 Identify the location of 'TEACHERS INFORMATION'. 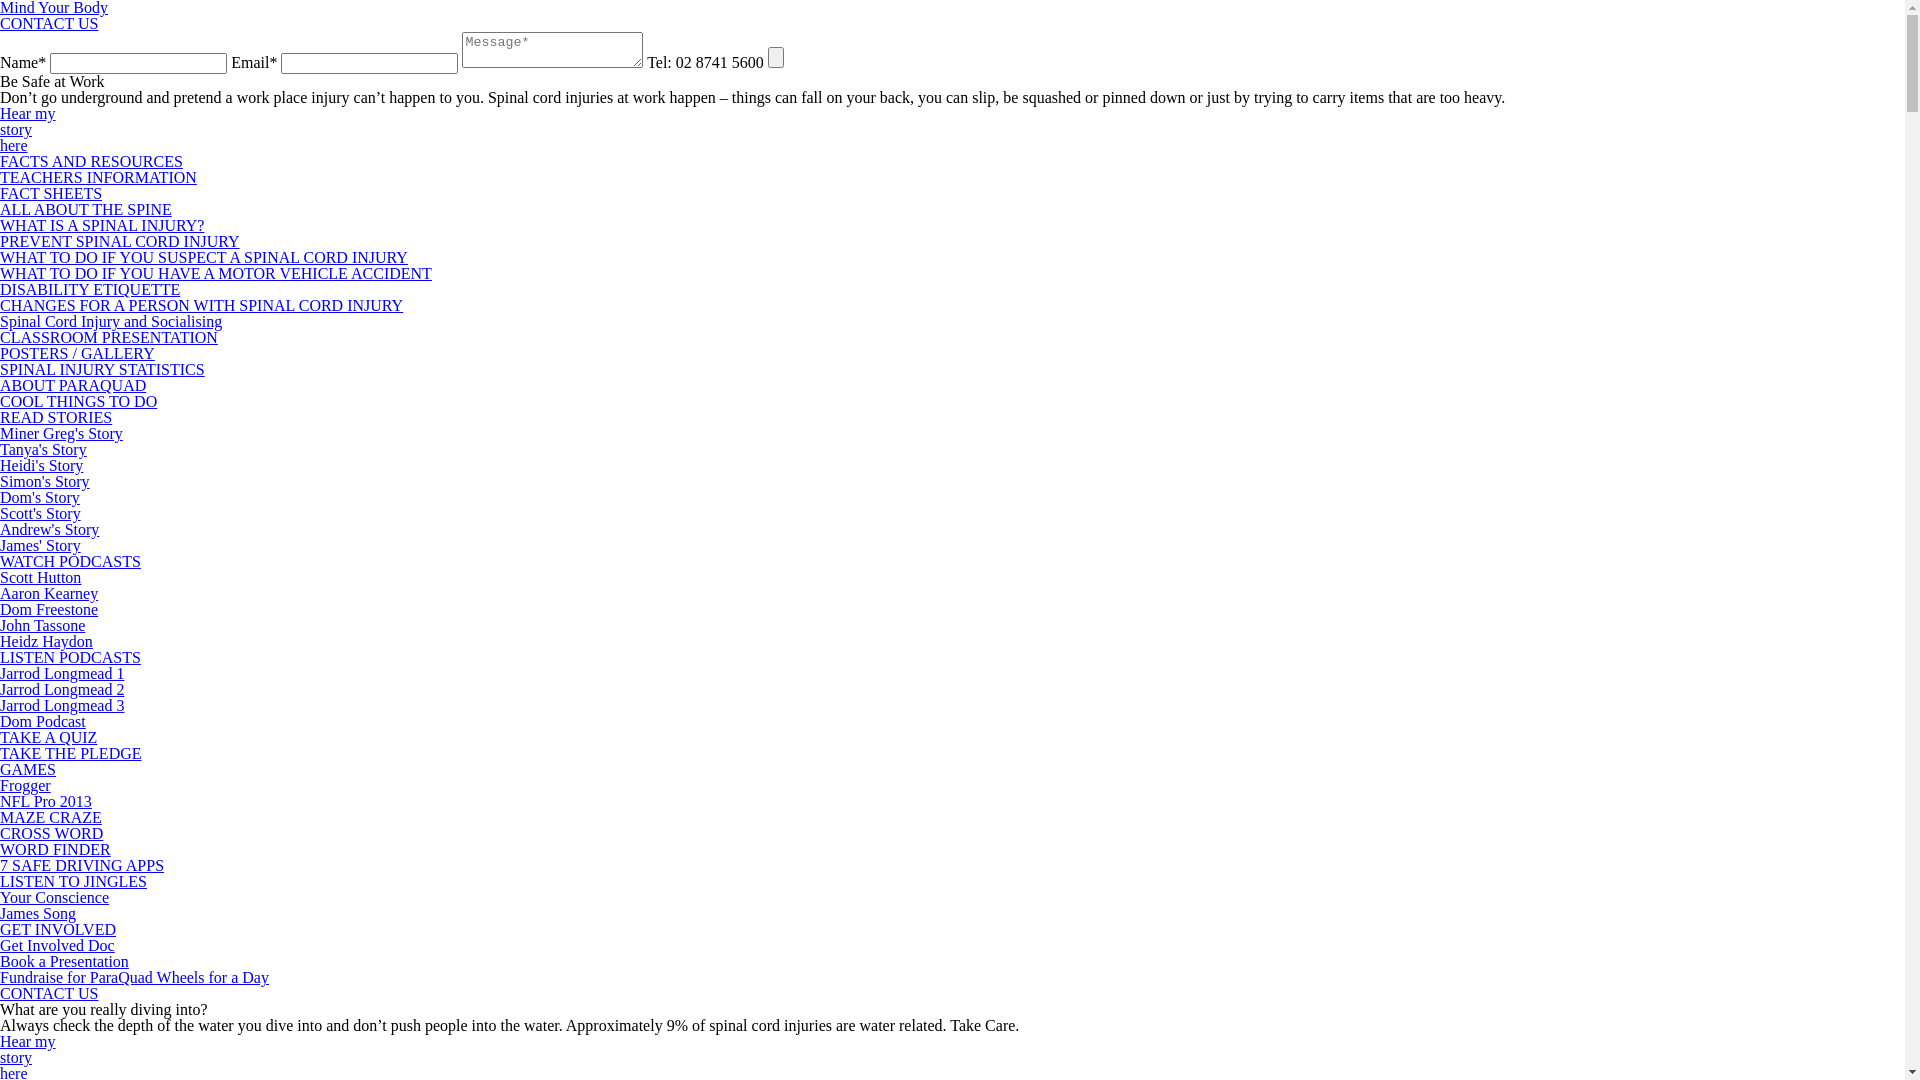
(97, 176).